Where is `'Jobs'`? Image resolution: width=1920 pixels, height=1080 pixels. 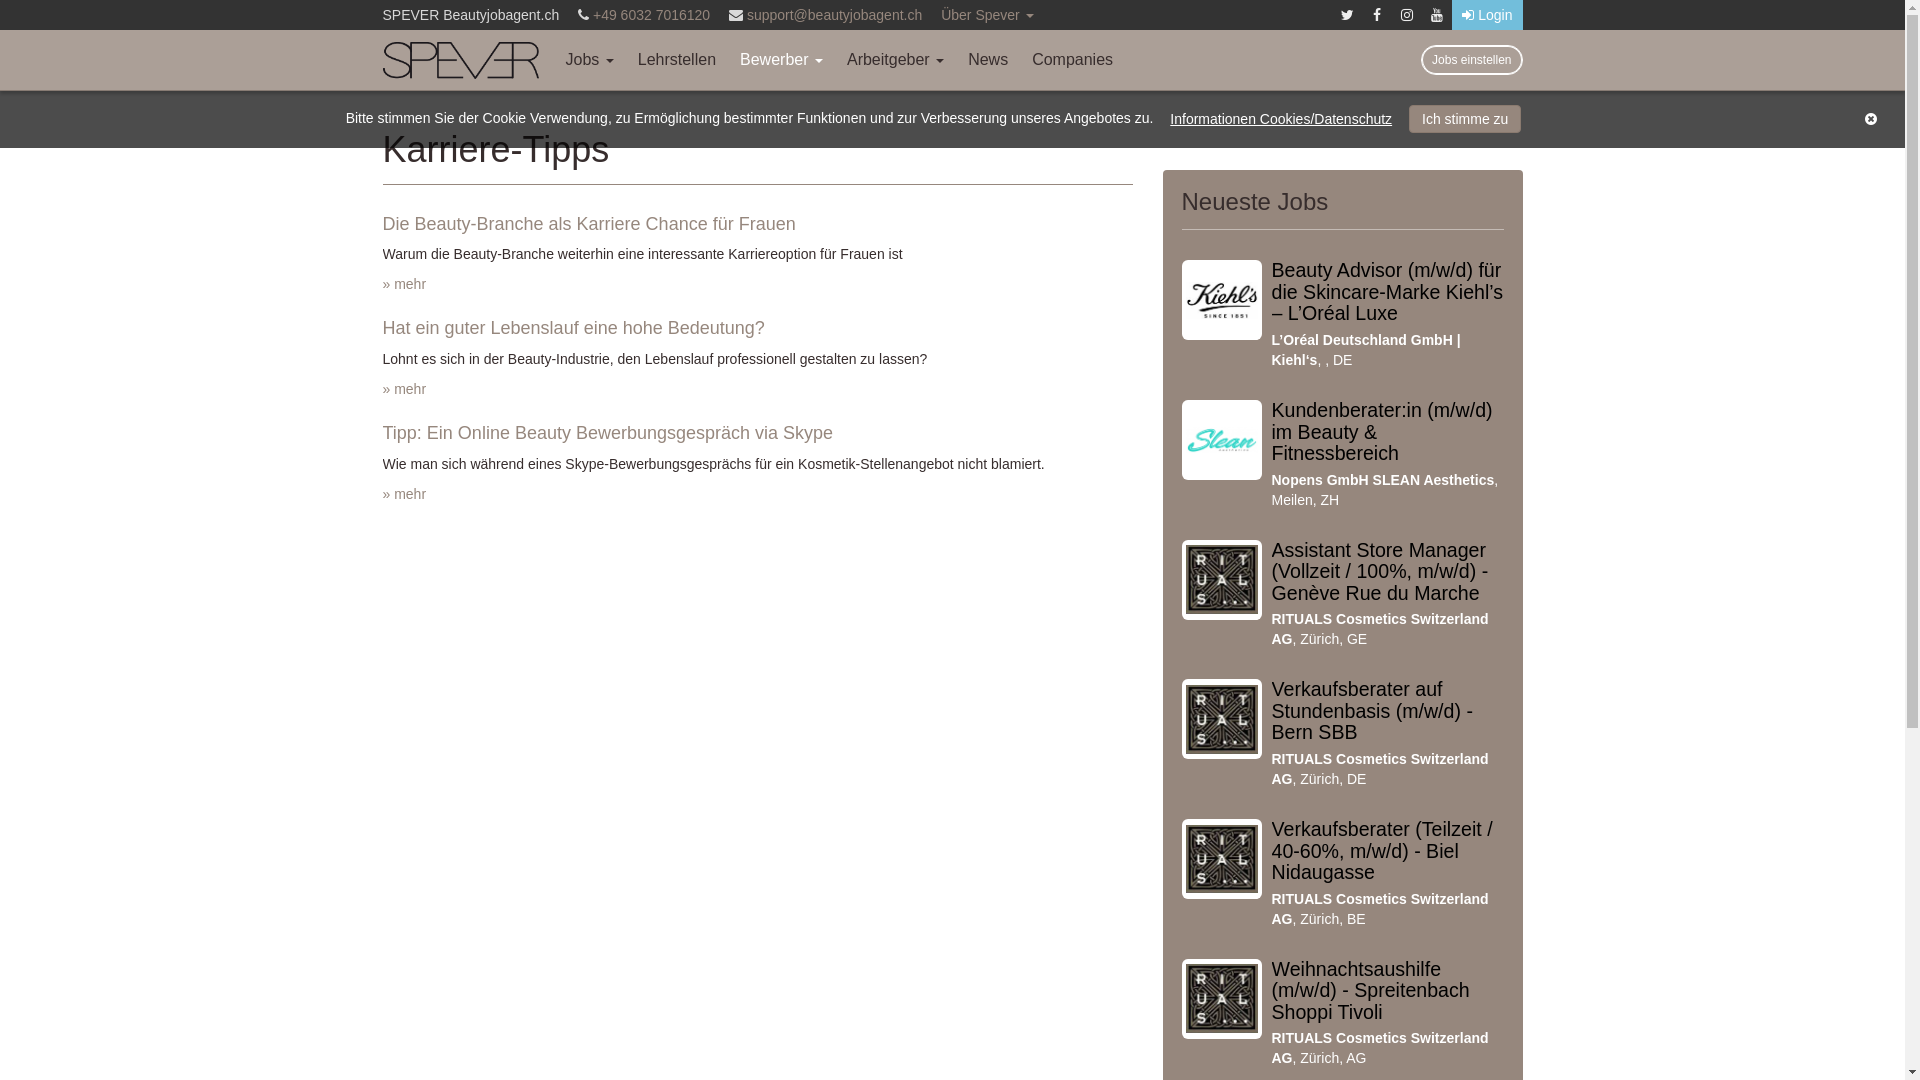
'Jobs' is located at coordinates (589, 59).